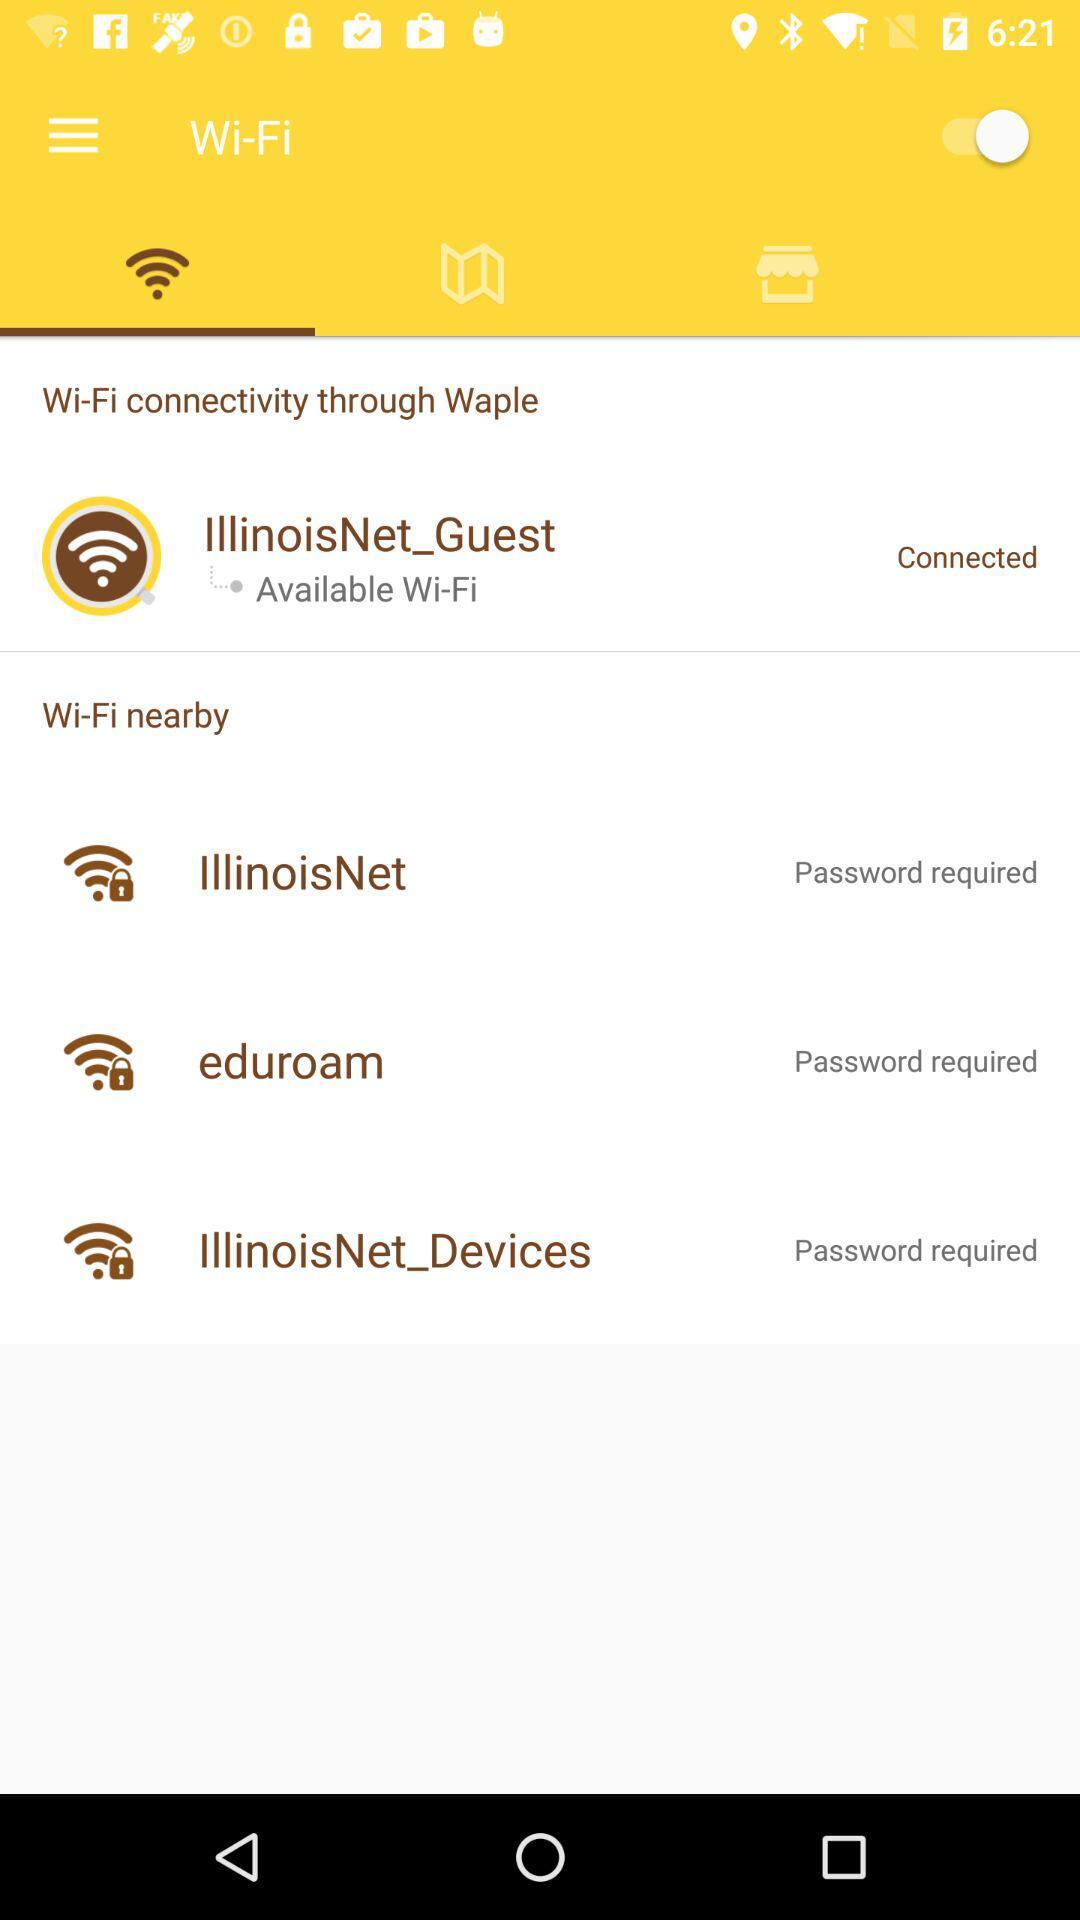 This screenshot has height=1920, width=1080. I want to click on navigate to wi-fi tab, so click(156, 272).